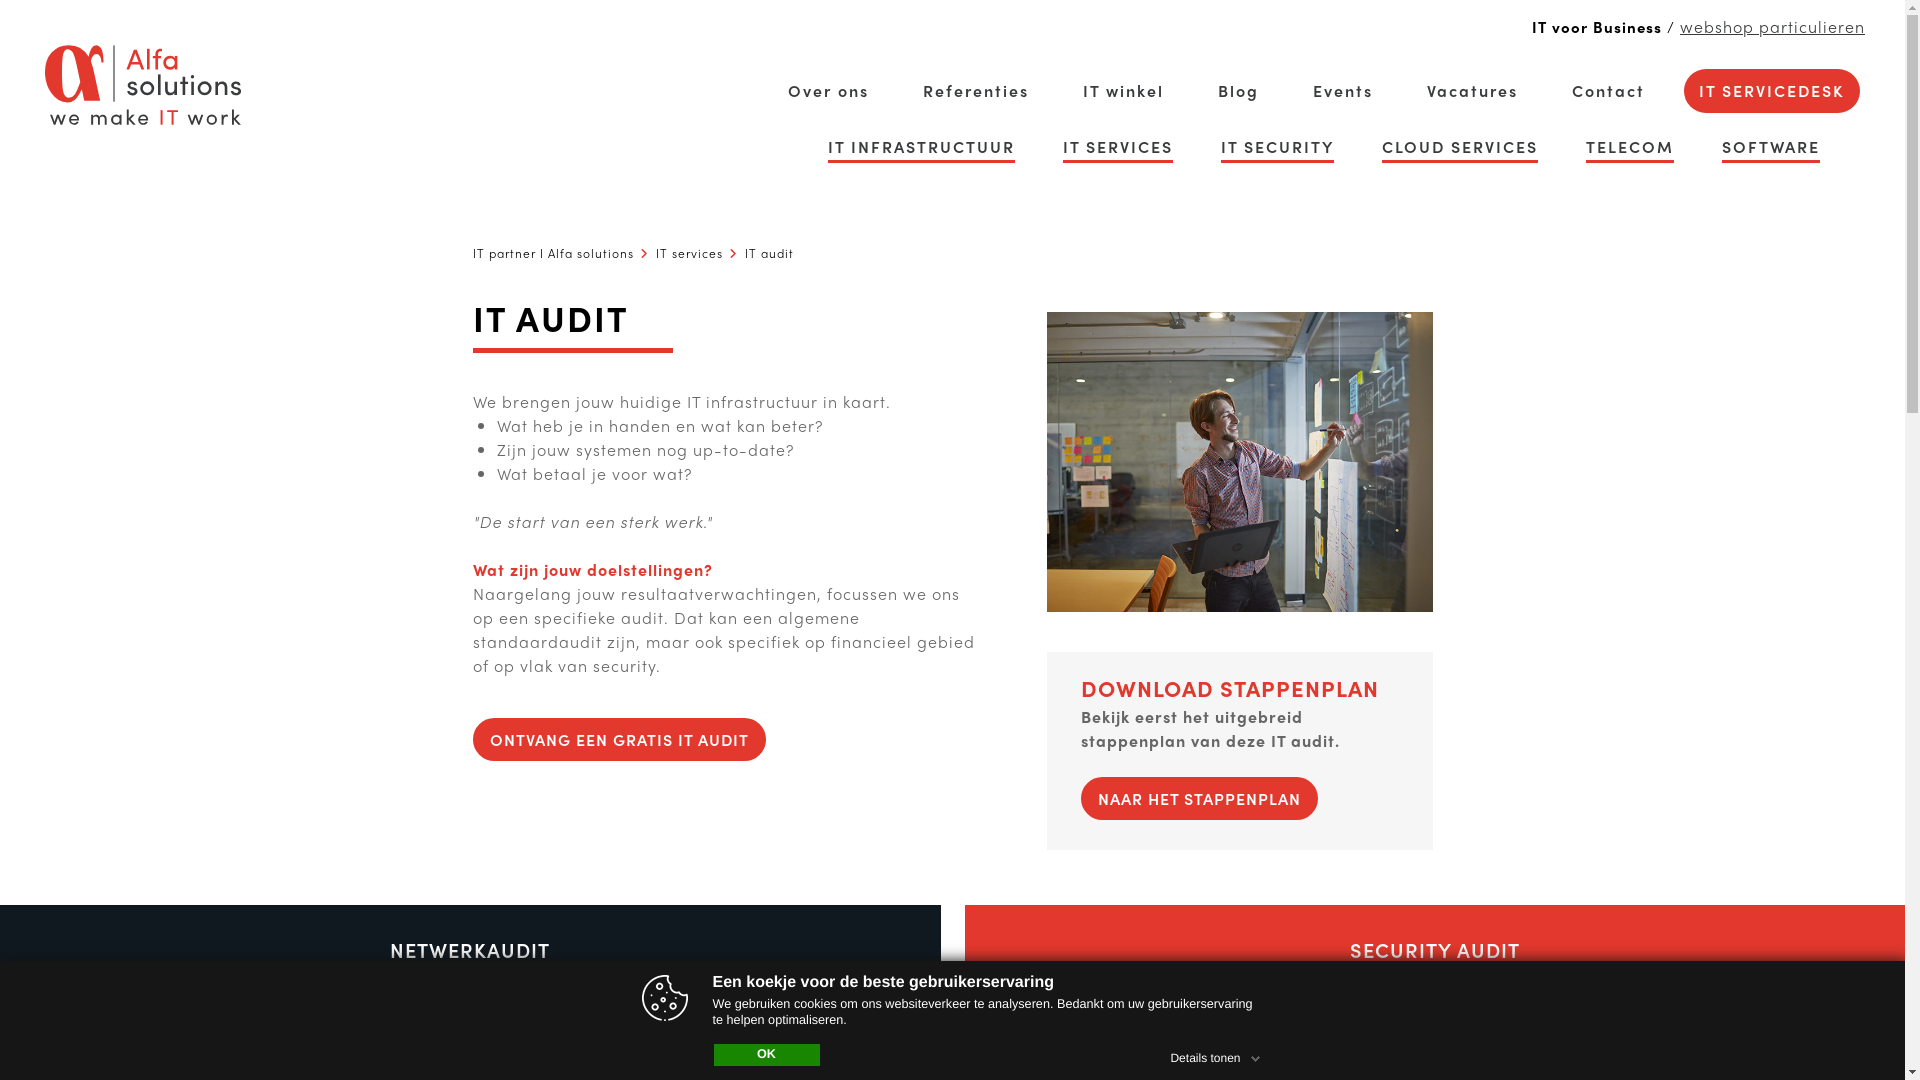 This screenshot has width=1920, height=1080. What do you see at coordinates (1313, 91) in the screenshot?
I see `'Events'` at bounding box center [1313, 91].